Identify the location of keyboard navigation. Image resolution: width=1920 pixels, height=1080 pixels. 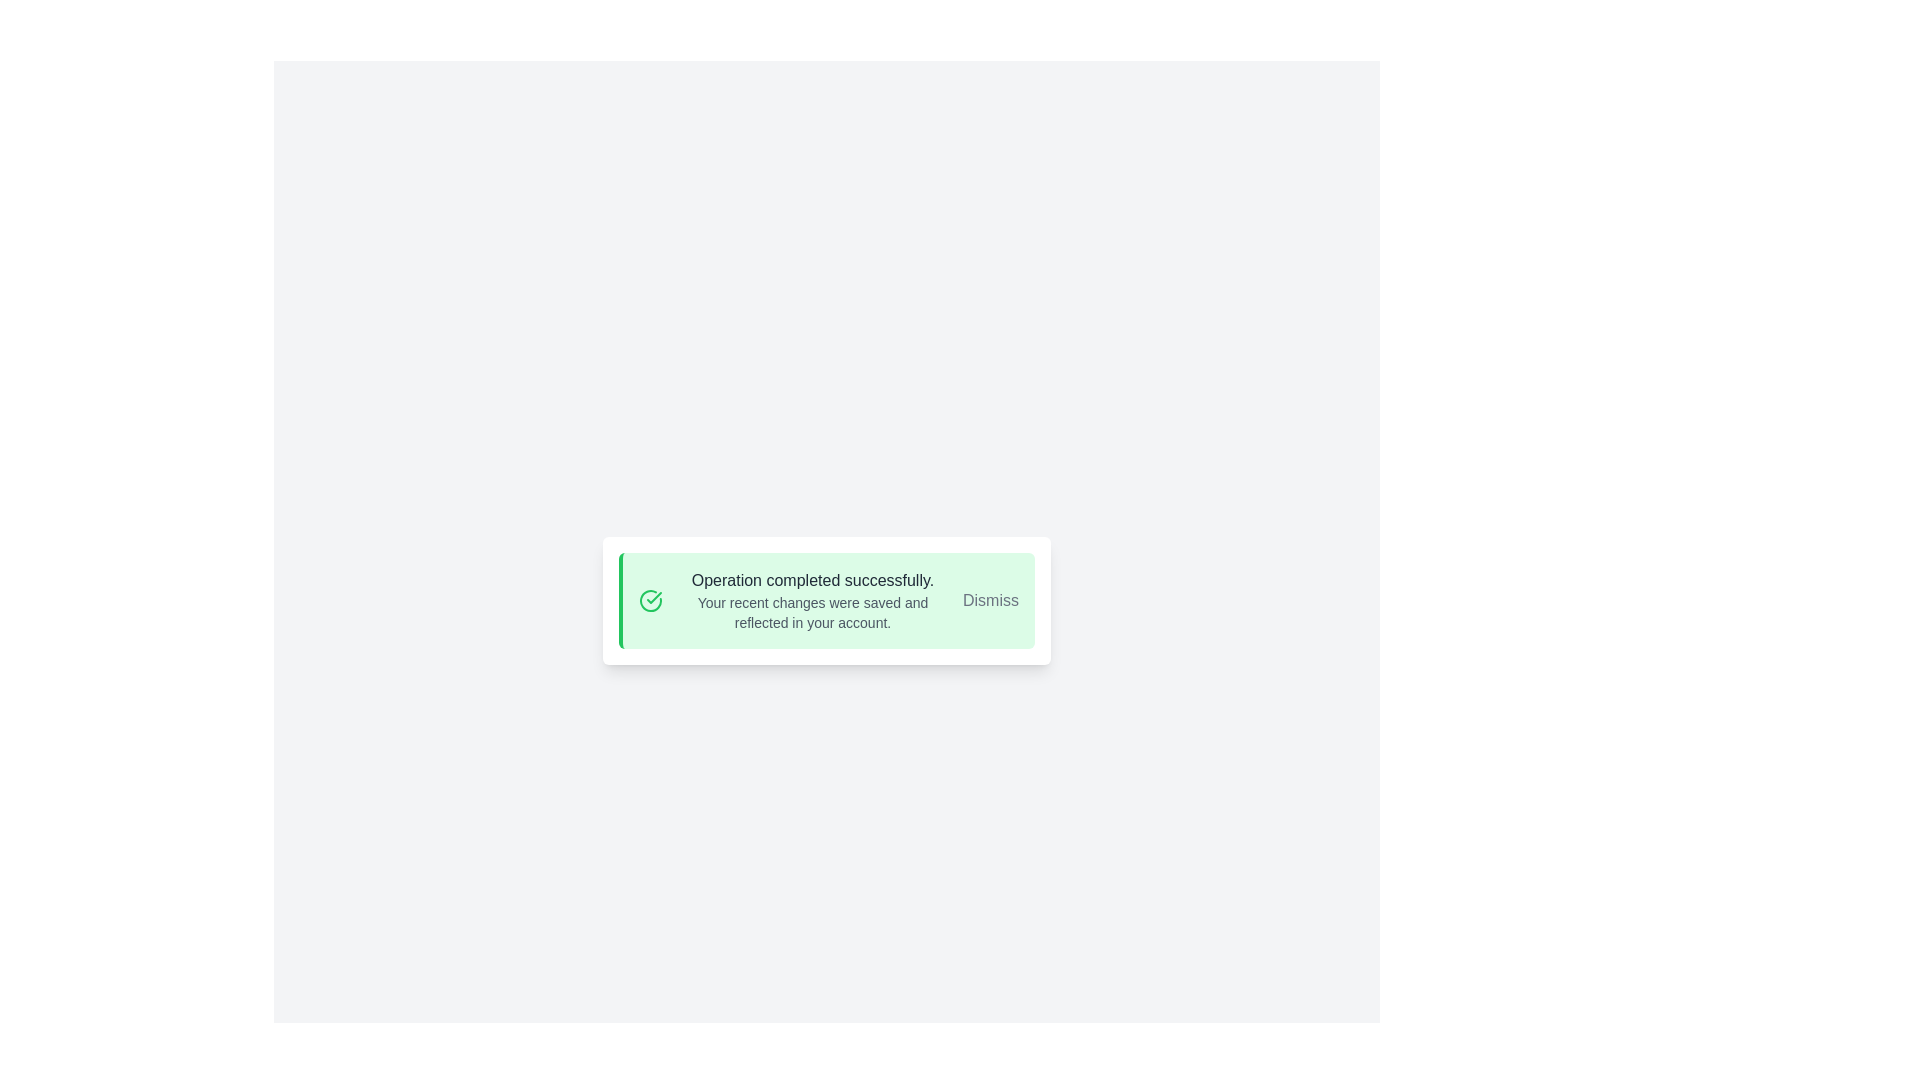
(990, 600).